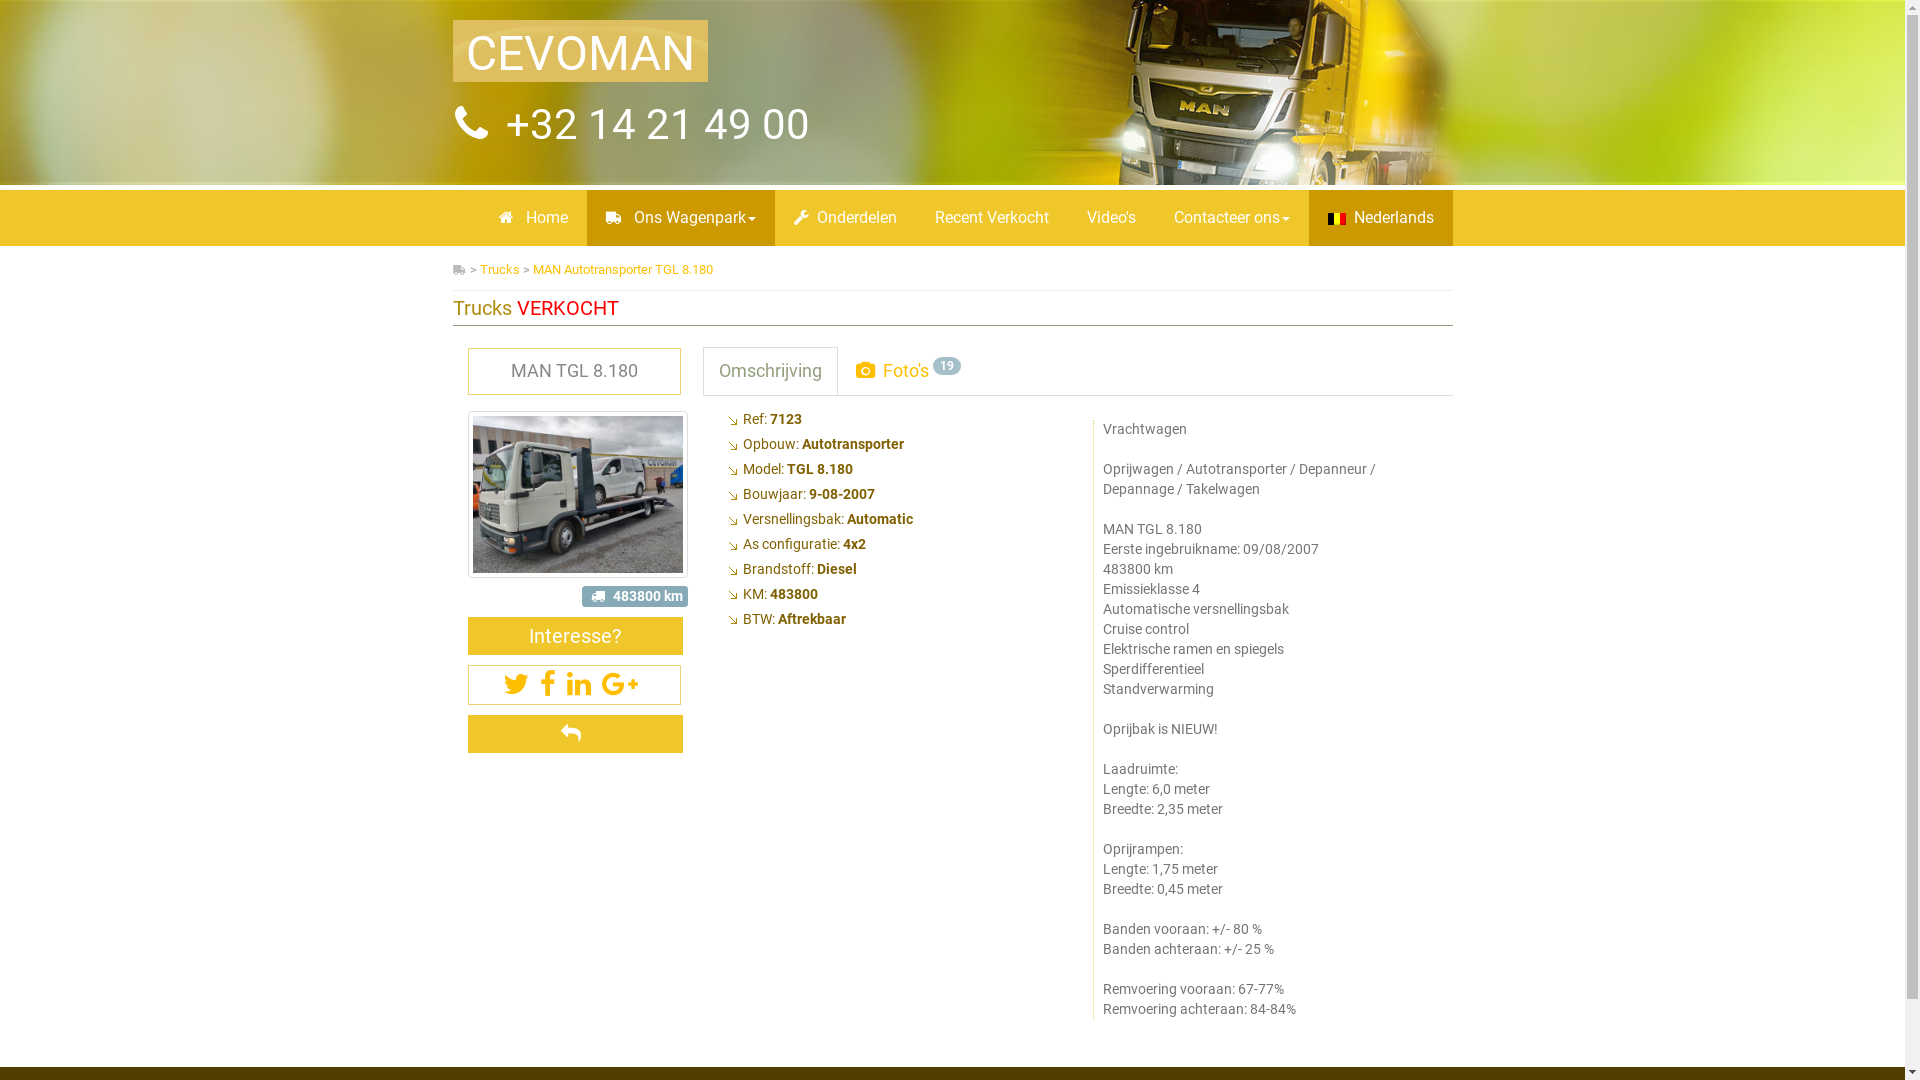 Image resolution: width=1920 pixels, height=1080 pixels. I want to click on '+32 14 21 49 00', so click(652, 124).